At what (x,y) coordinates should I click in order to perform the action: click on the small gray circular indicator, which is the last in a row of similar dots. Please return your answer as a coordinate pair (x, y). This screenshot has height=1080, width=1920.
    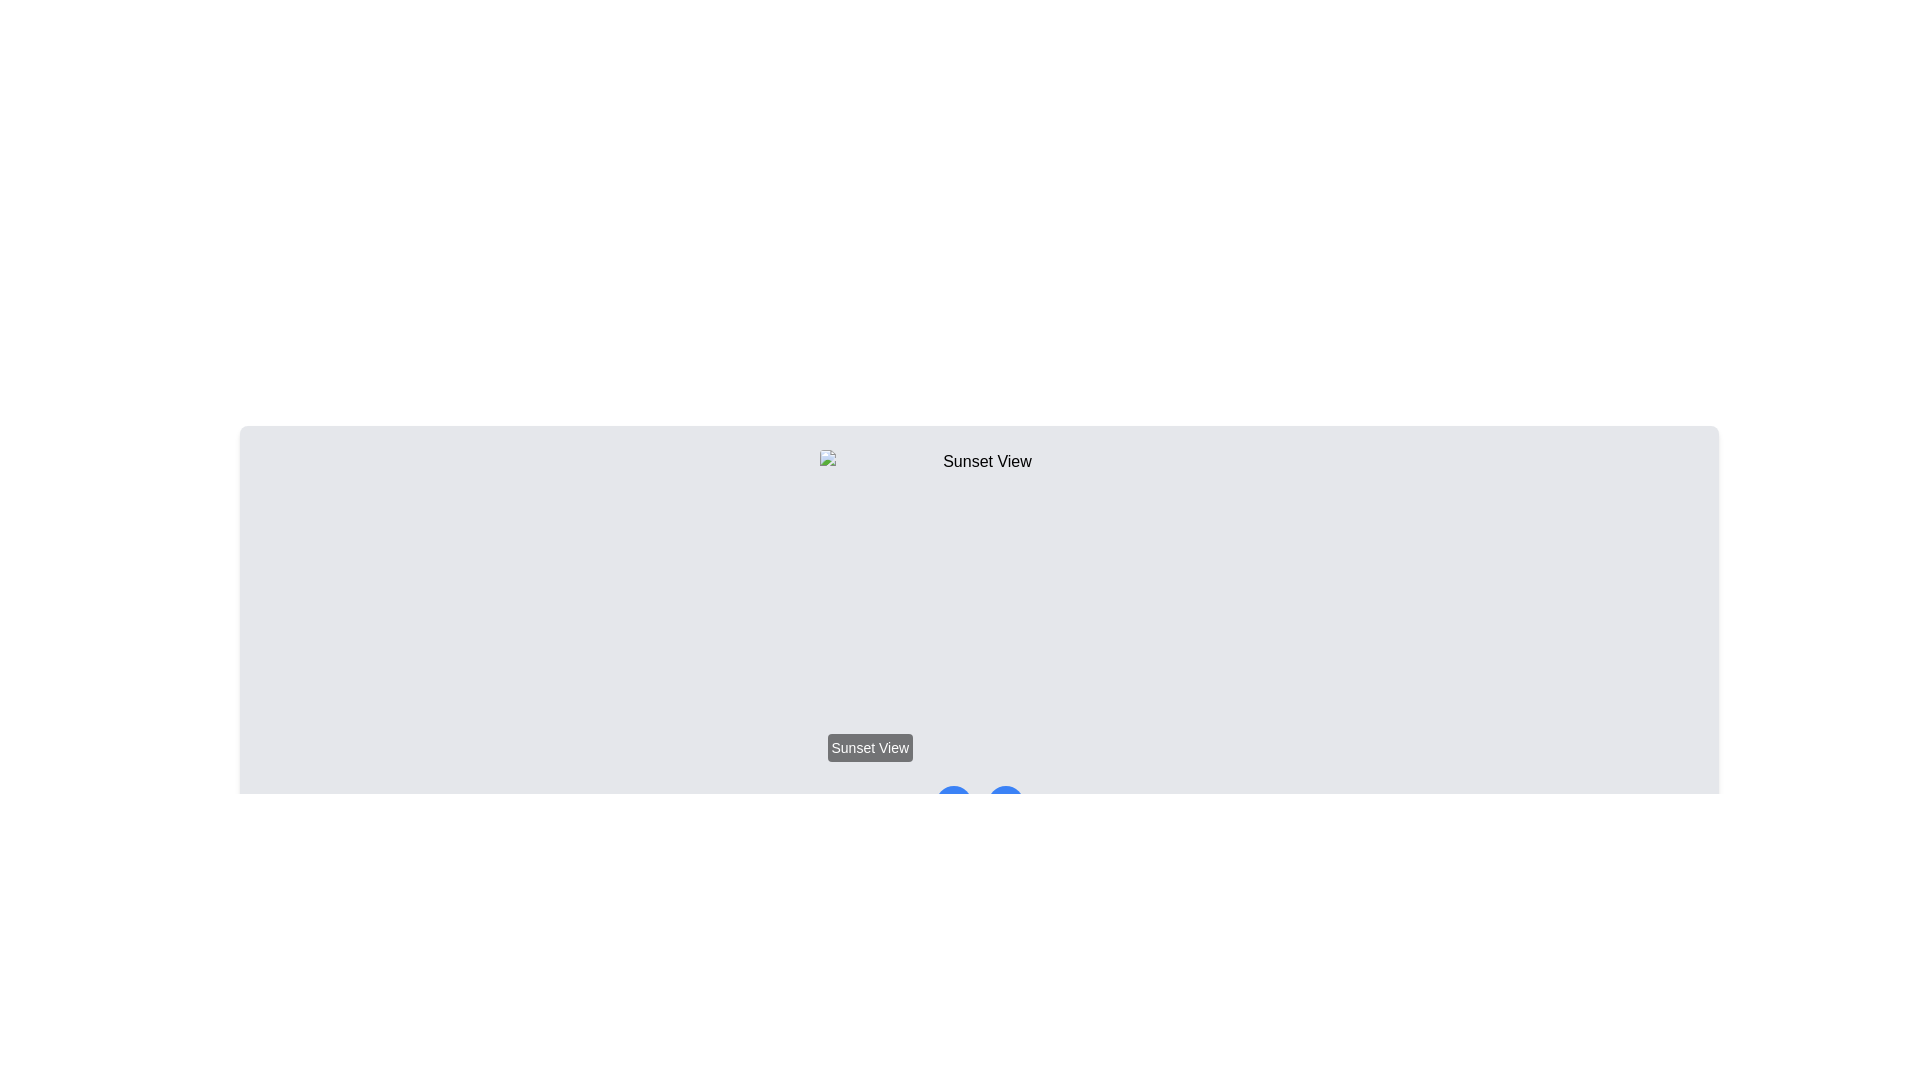
    Looking at the image, I should click on (999, 844).